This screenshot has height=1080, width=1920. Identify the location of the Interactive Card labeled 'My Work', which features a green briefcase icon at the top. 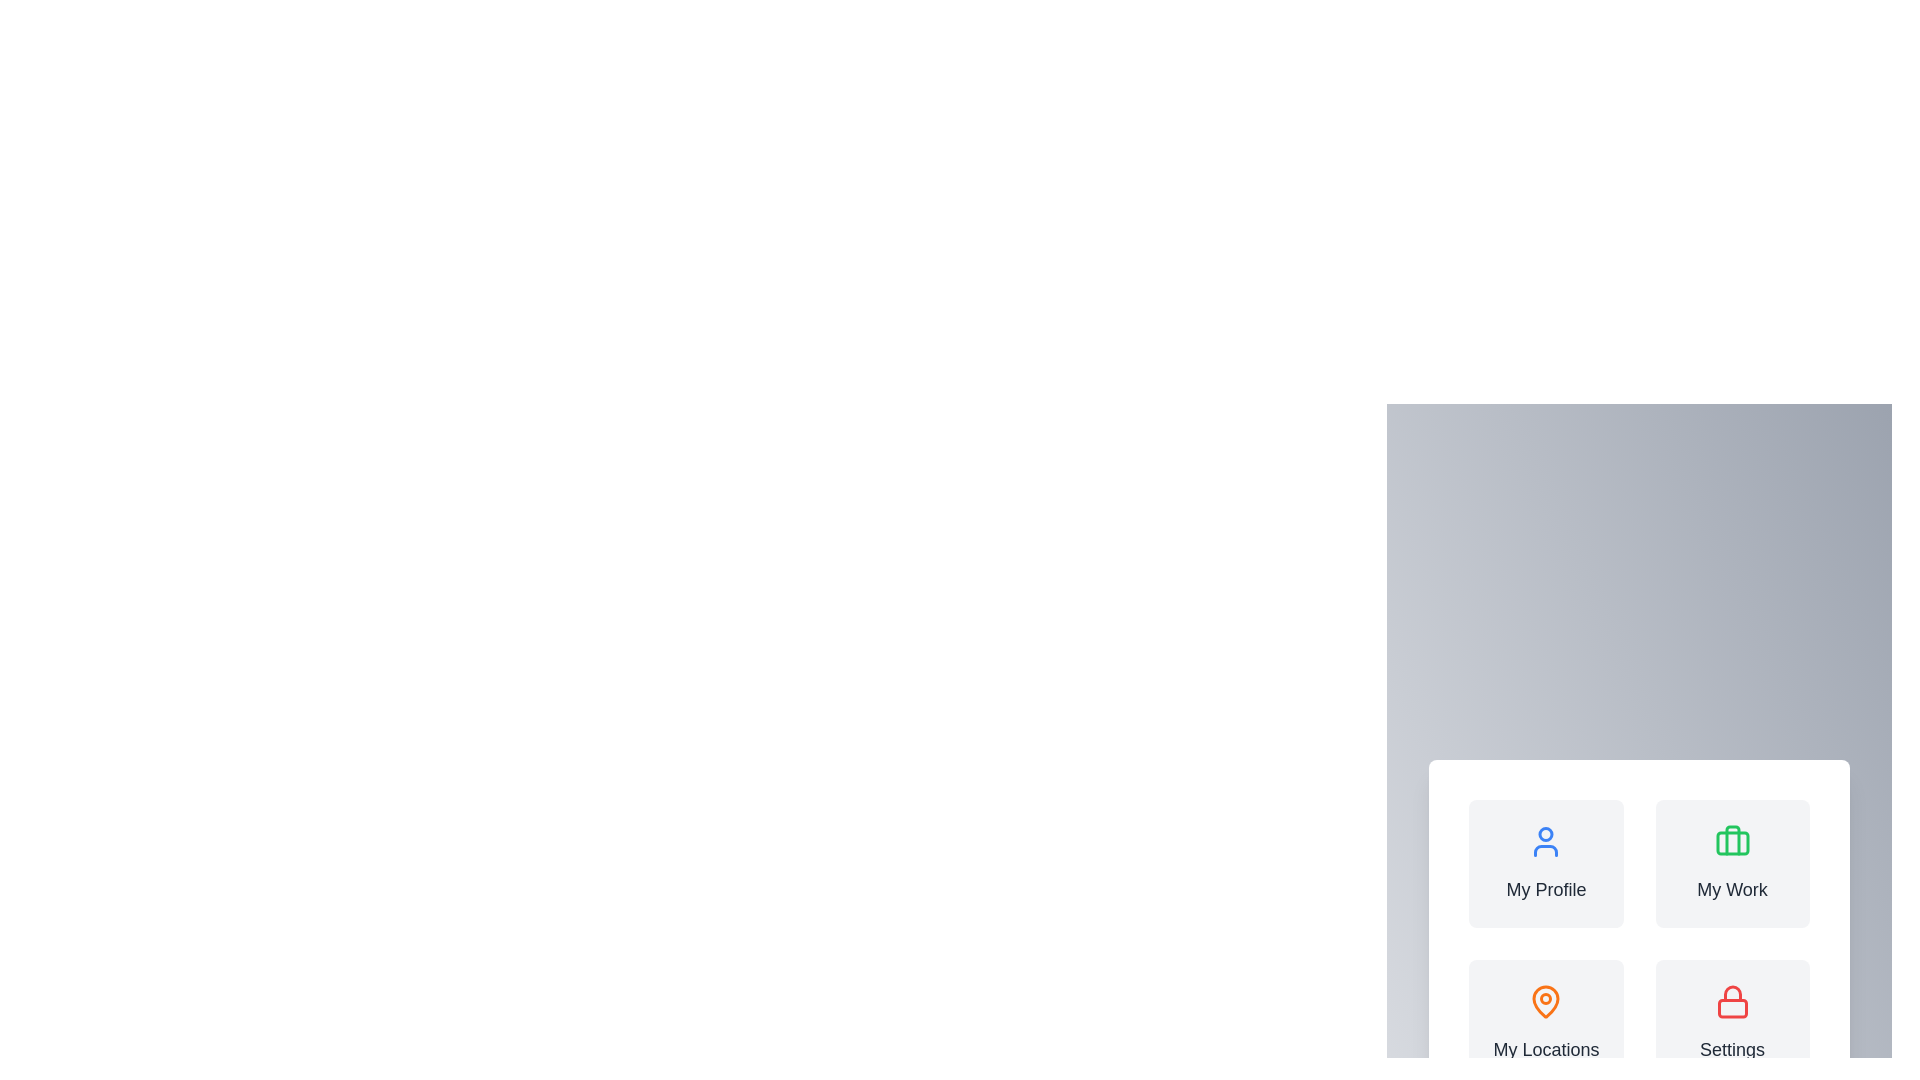
(1731, 863).